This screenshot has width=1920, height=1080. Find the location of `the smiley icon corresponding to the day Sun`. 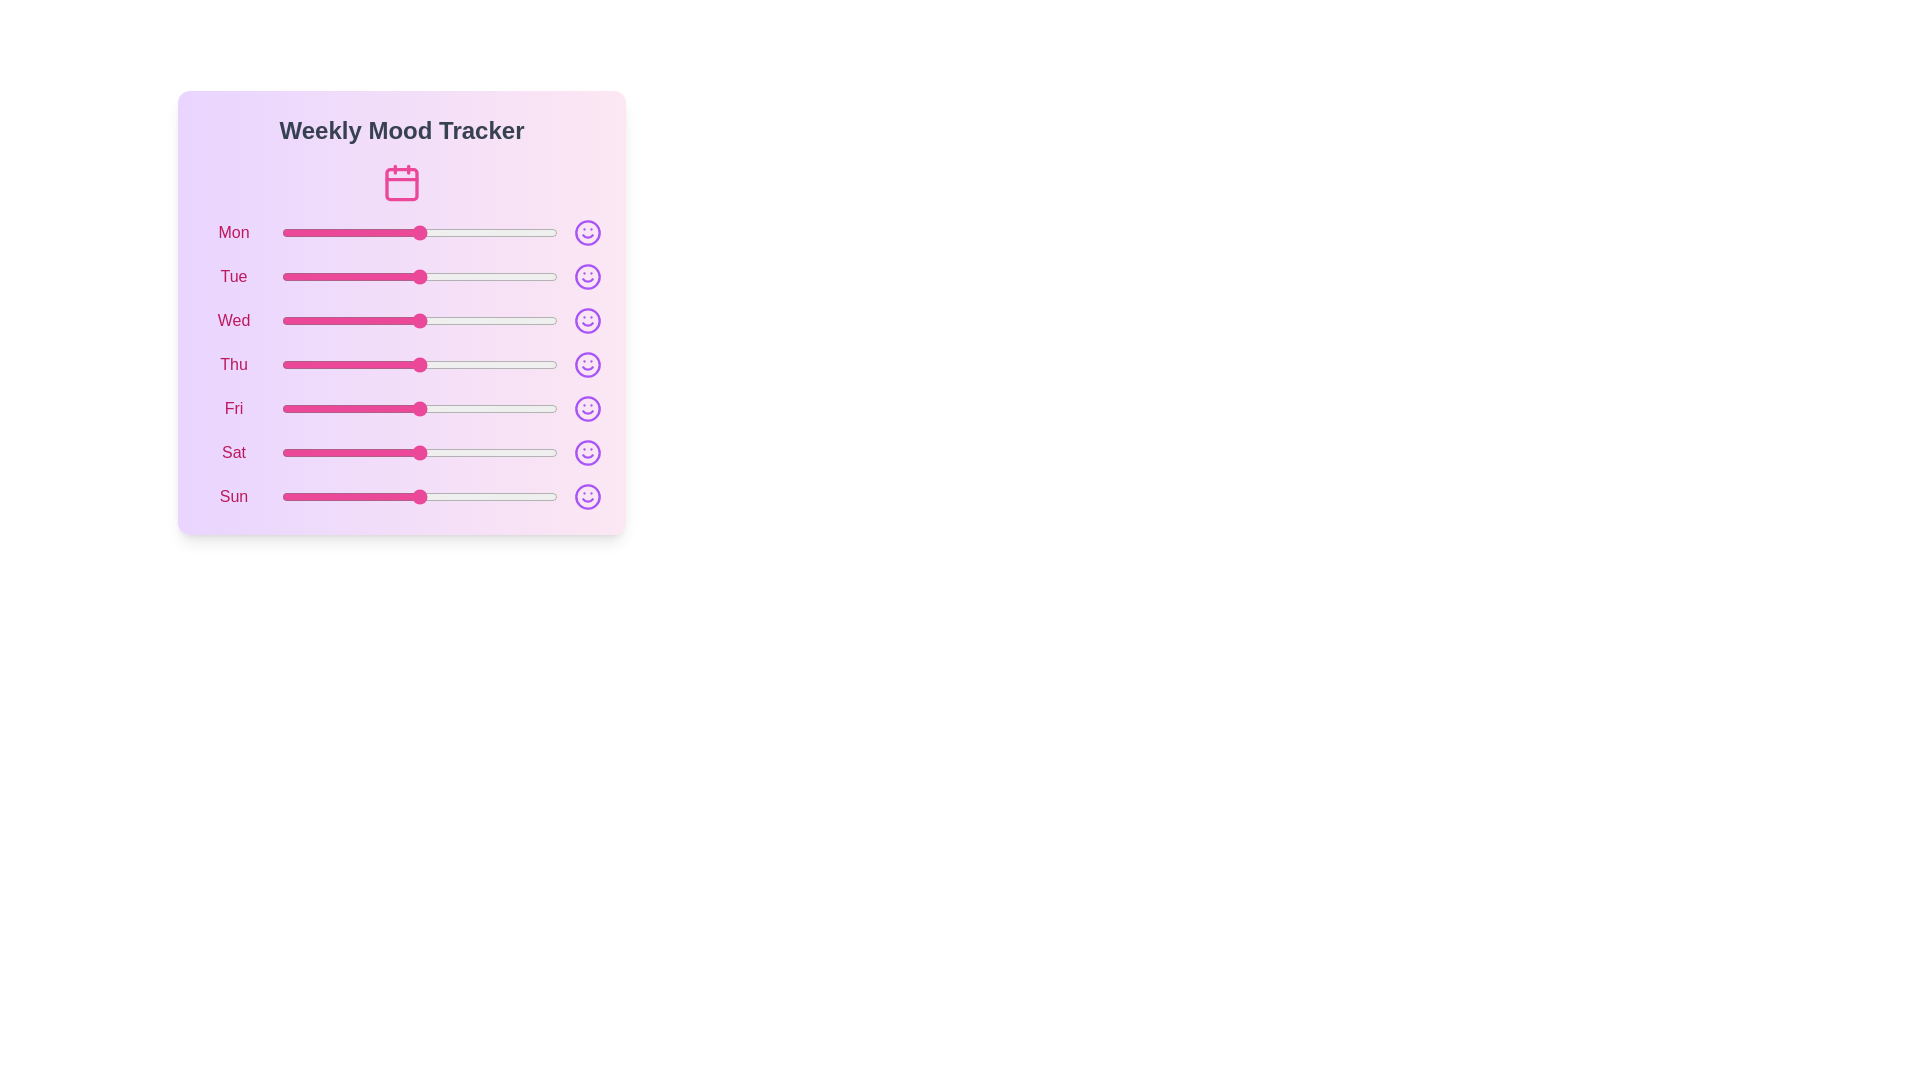

the smiley icon corresponding to the day Sun is located at coordinates (587, 496).